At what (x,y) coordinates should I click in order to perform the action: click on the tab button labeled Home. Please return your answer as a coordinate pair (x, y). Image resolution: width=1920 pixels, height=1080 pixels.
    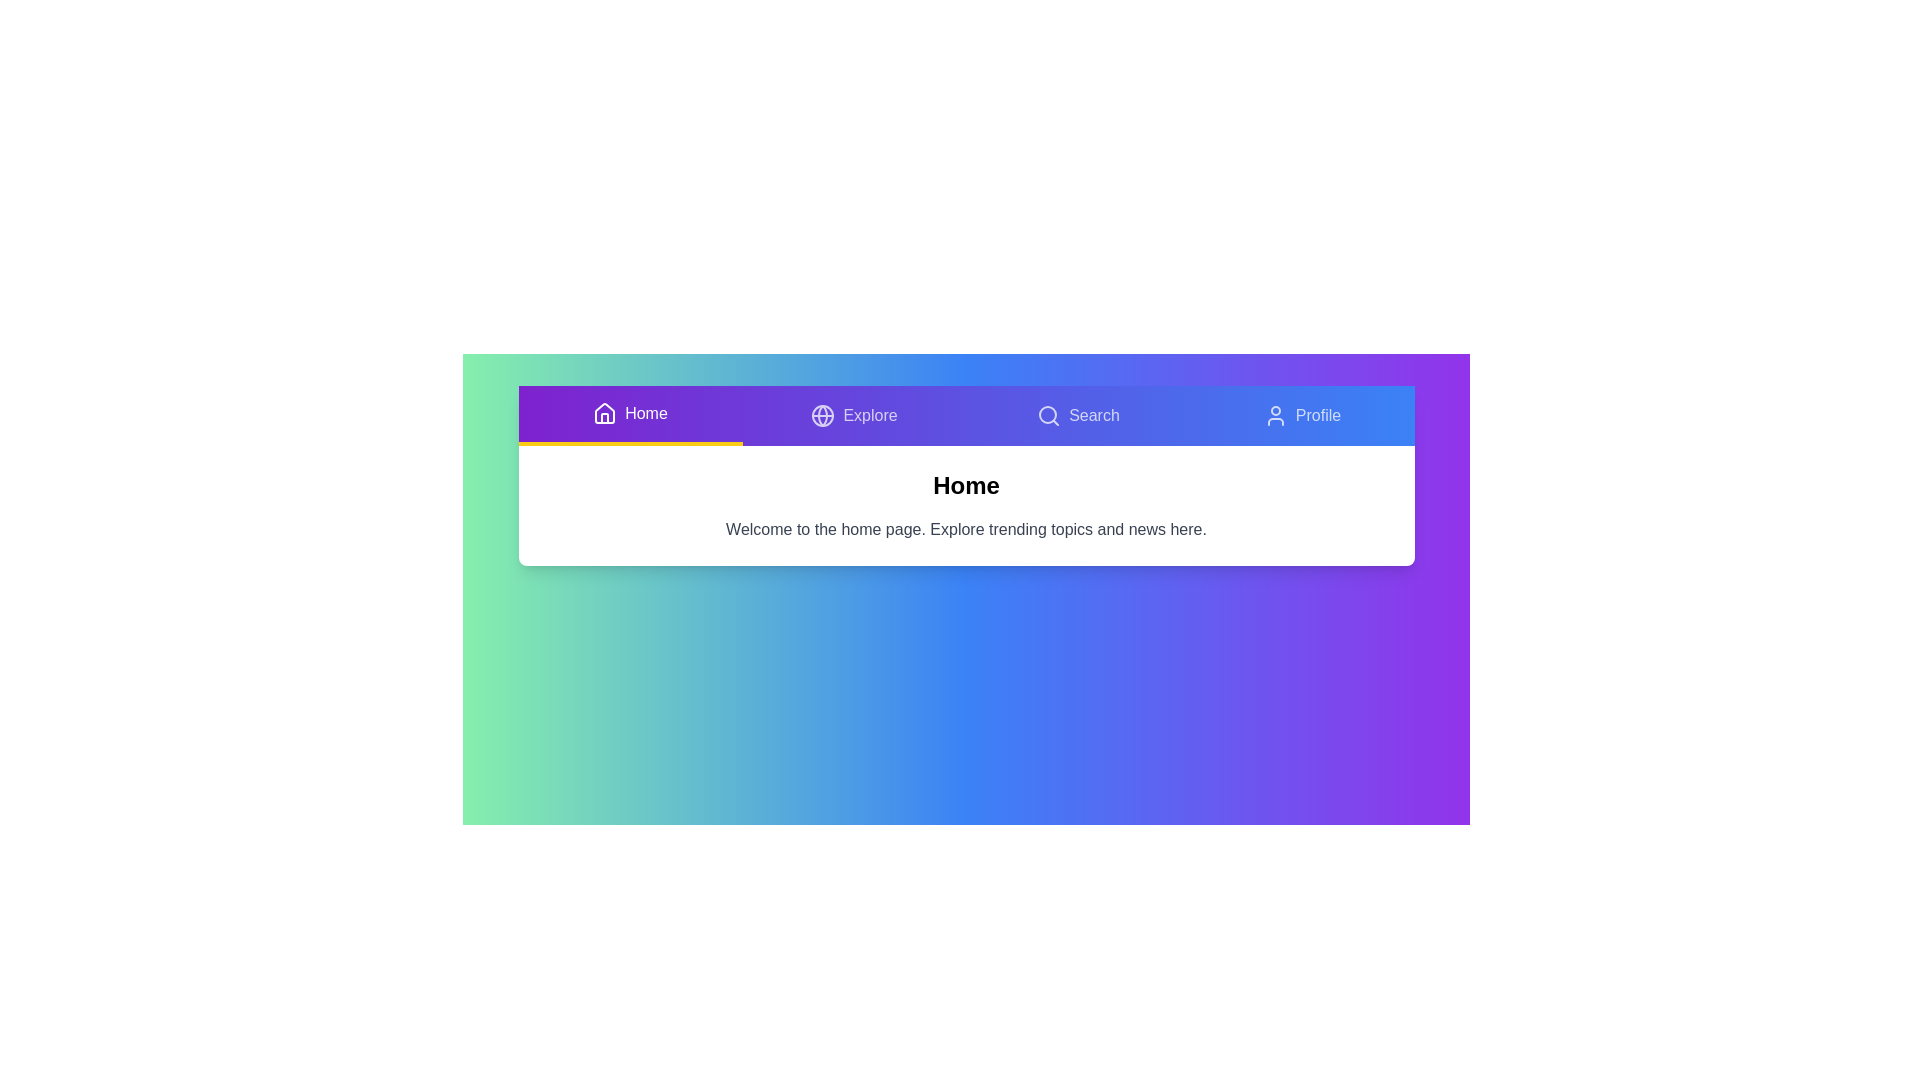
    Looking at the image, I should click on (629, 415).